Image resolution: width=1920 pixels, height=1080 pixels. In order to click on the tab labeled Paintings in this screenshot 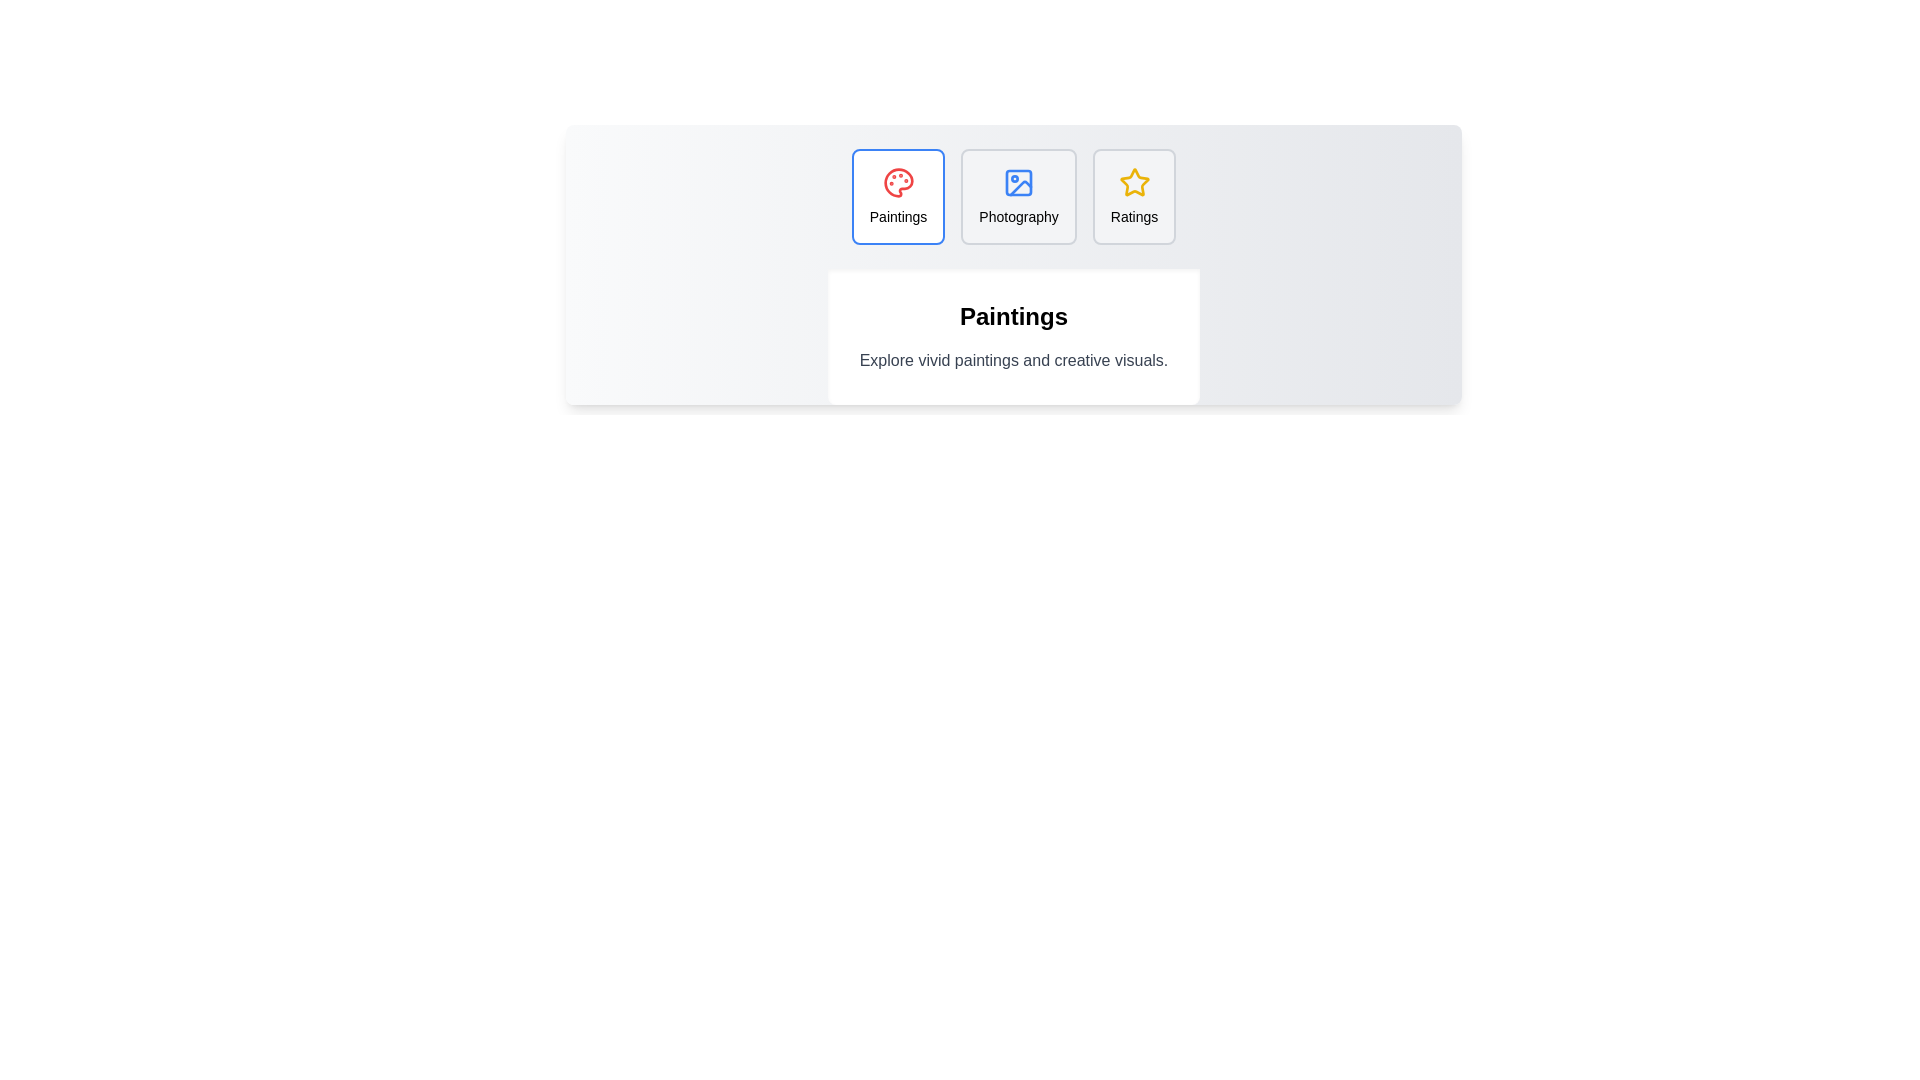, I will do `click(896, 196)`.